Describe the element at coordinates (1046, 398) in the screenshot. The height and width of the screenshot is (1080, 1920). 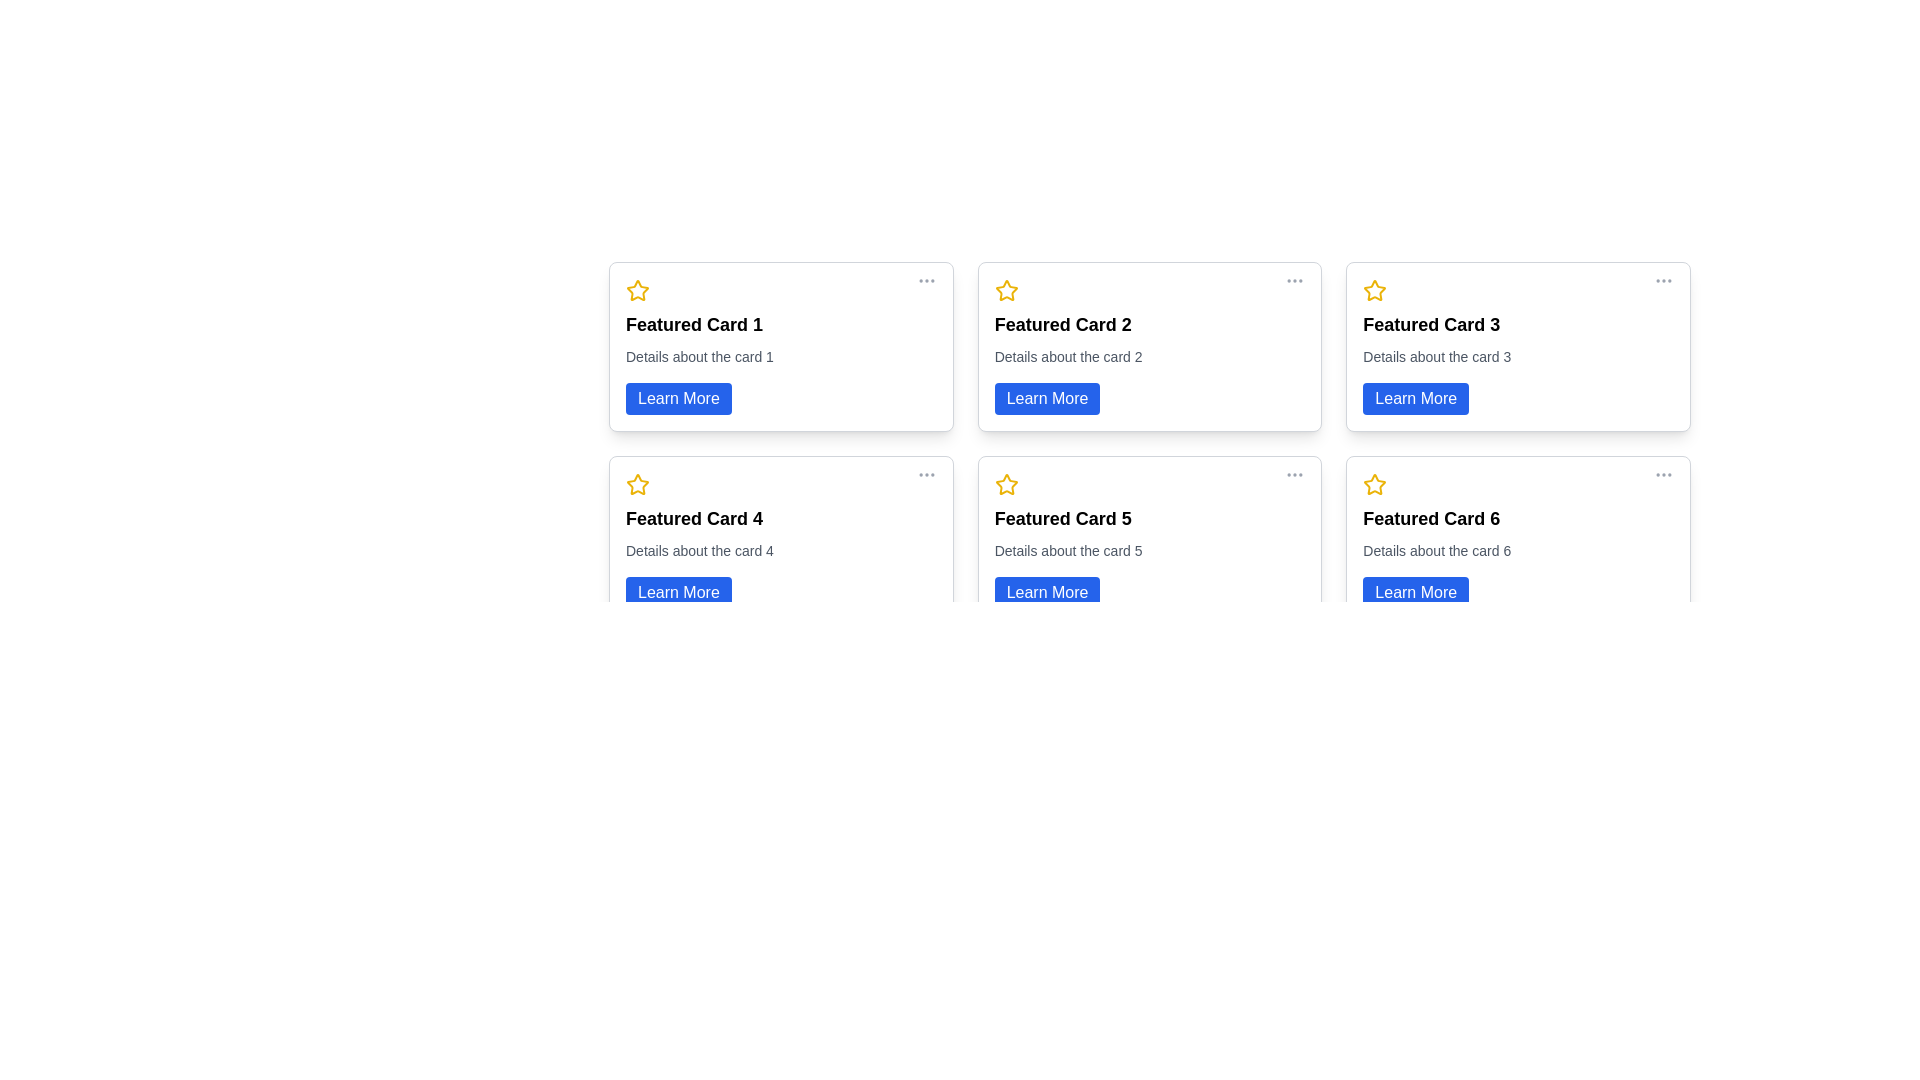
I see `the button located at the bottom of 'Featured Card 2'` at that location.